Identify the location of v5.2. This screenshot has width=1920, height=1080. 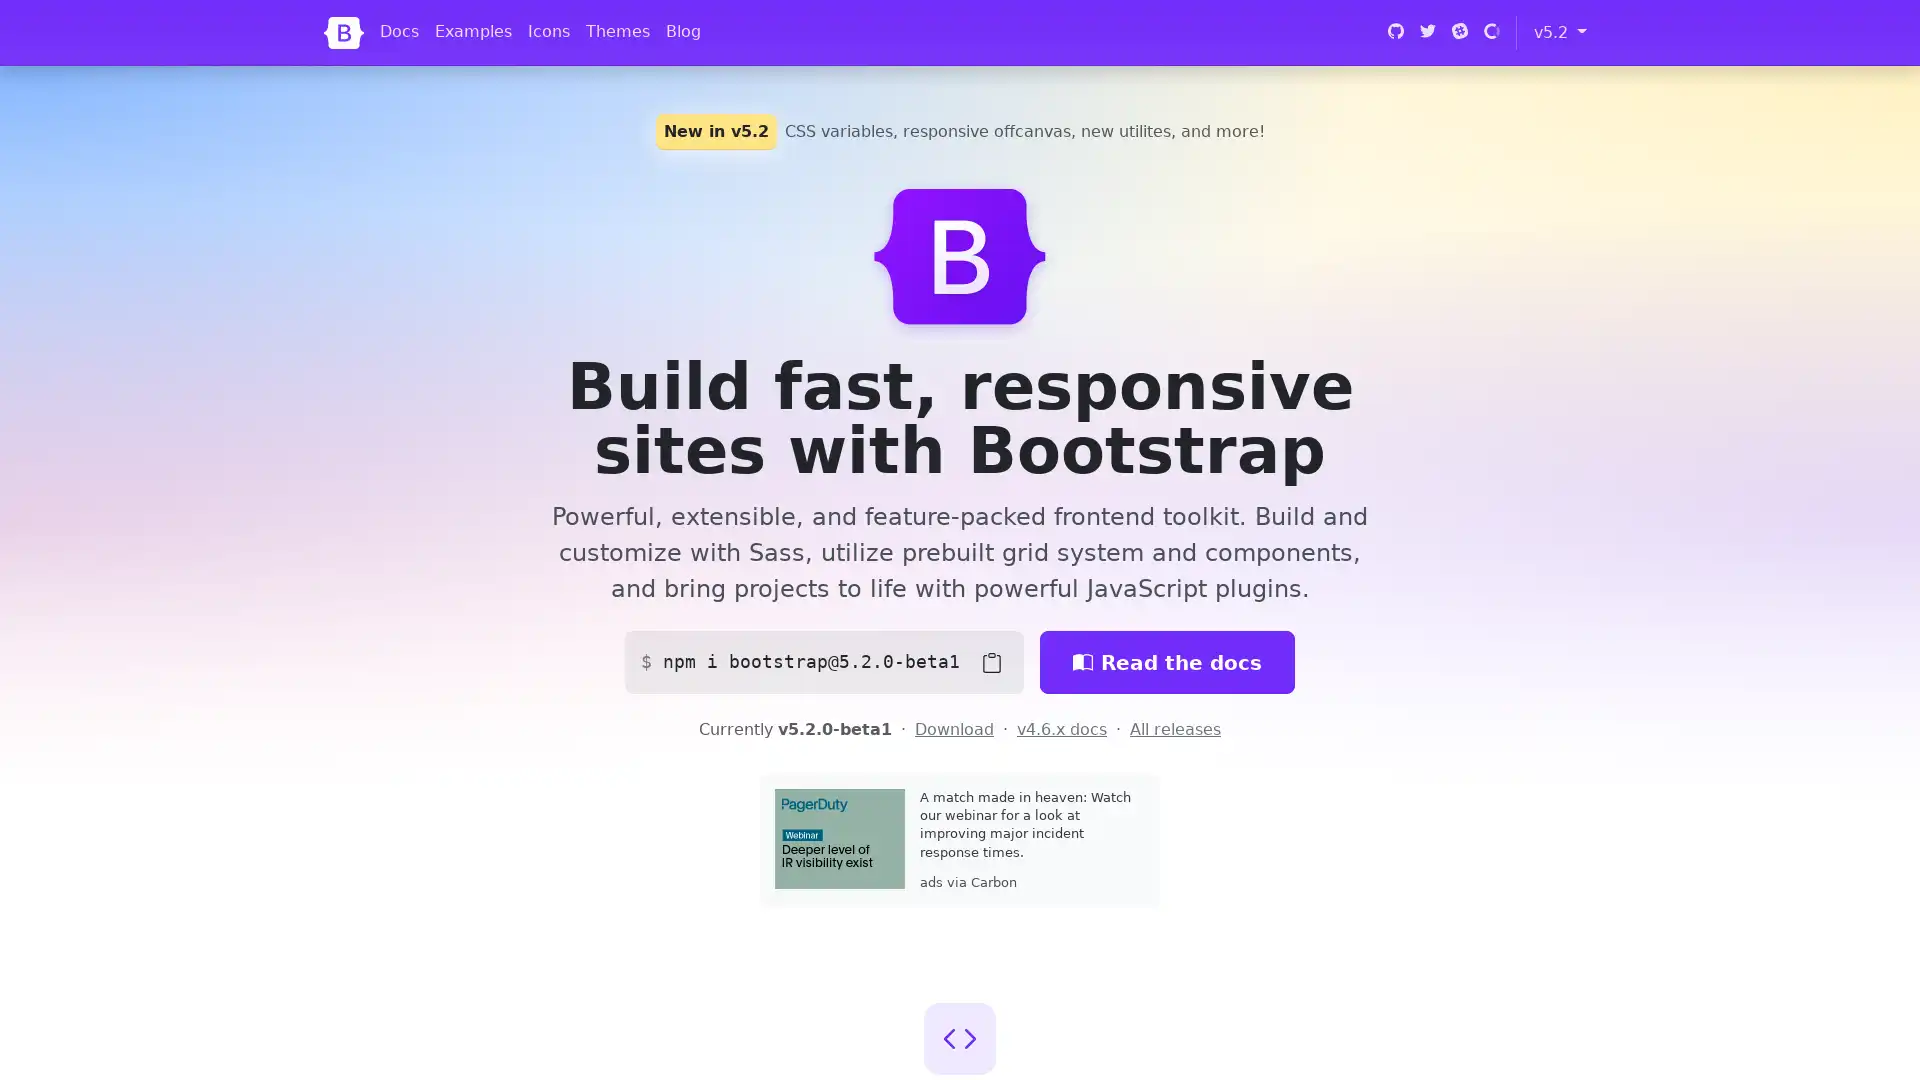
(1559, 33).